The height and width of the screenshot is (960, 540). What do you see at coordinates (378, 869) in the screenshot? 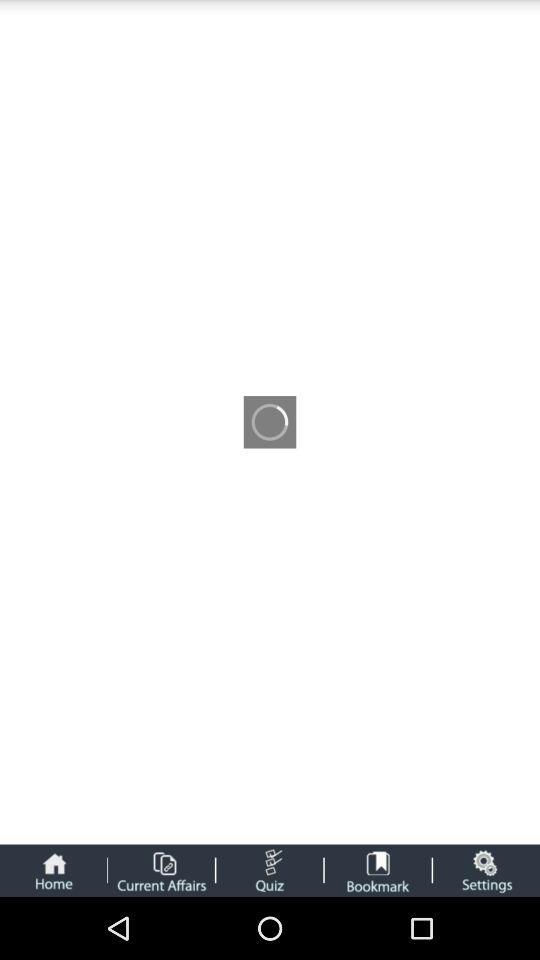
I see `set a bookmark` at bounding box center [378, 869].